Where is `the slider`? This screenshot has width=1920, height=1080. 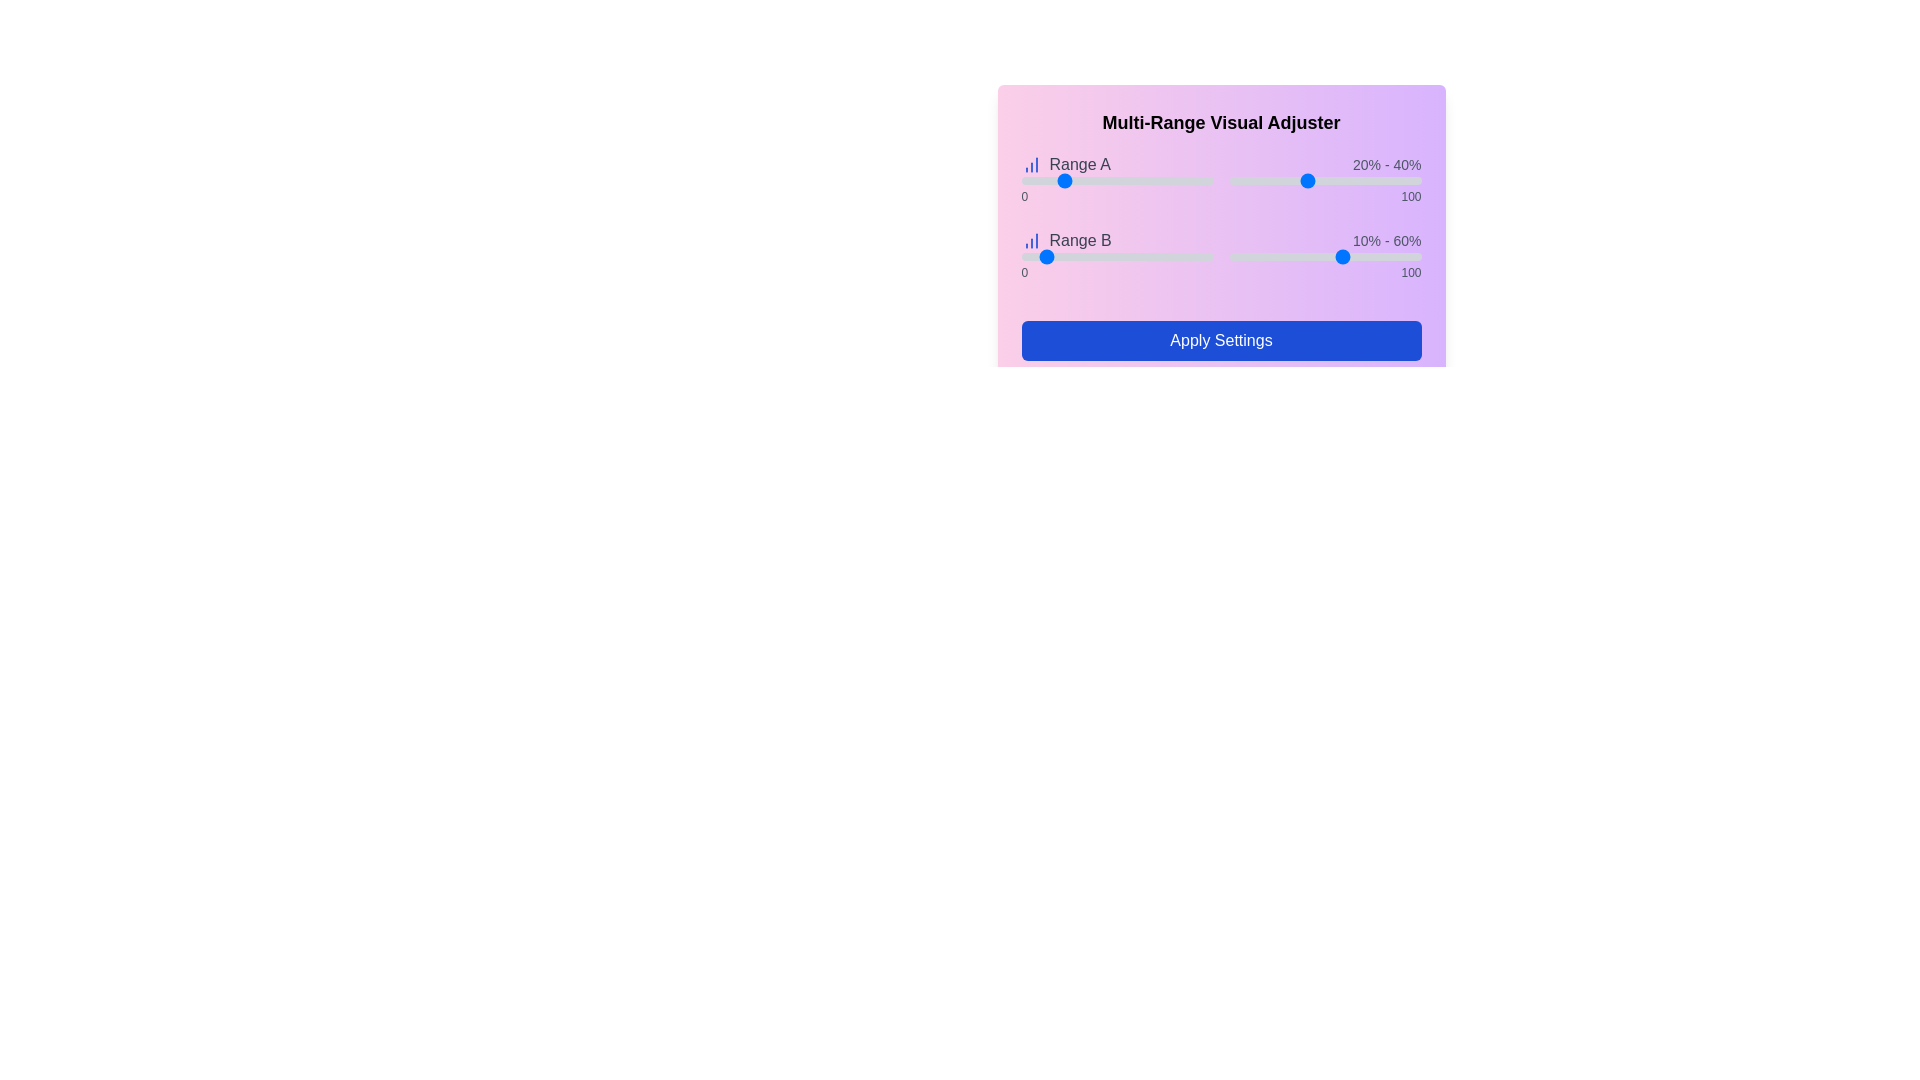 the slider is located at coordinates (1291, 181).